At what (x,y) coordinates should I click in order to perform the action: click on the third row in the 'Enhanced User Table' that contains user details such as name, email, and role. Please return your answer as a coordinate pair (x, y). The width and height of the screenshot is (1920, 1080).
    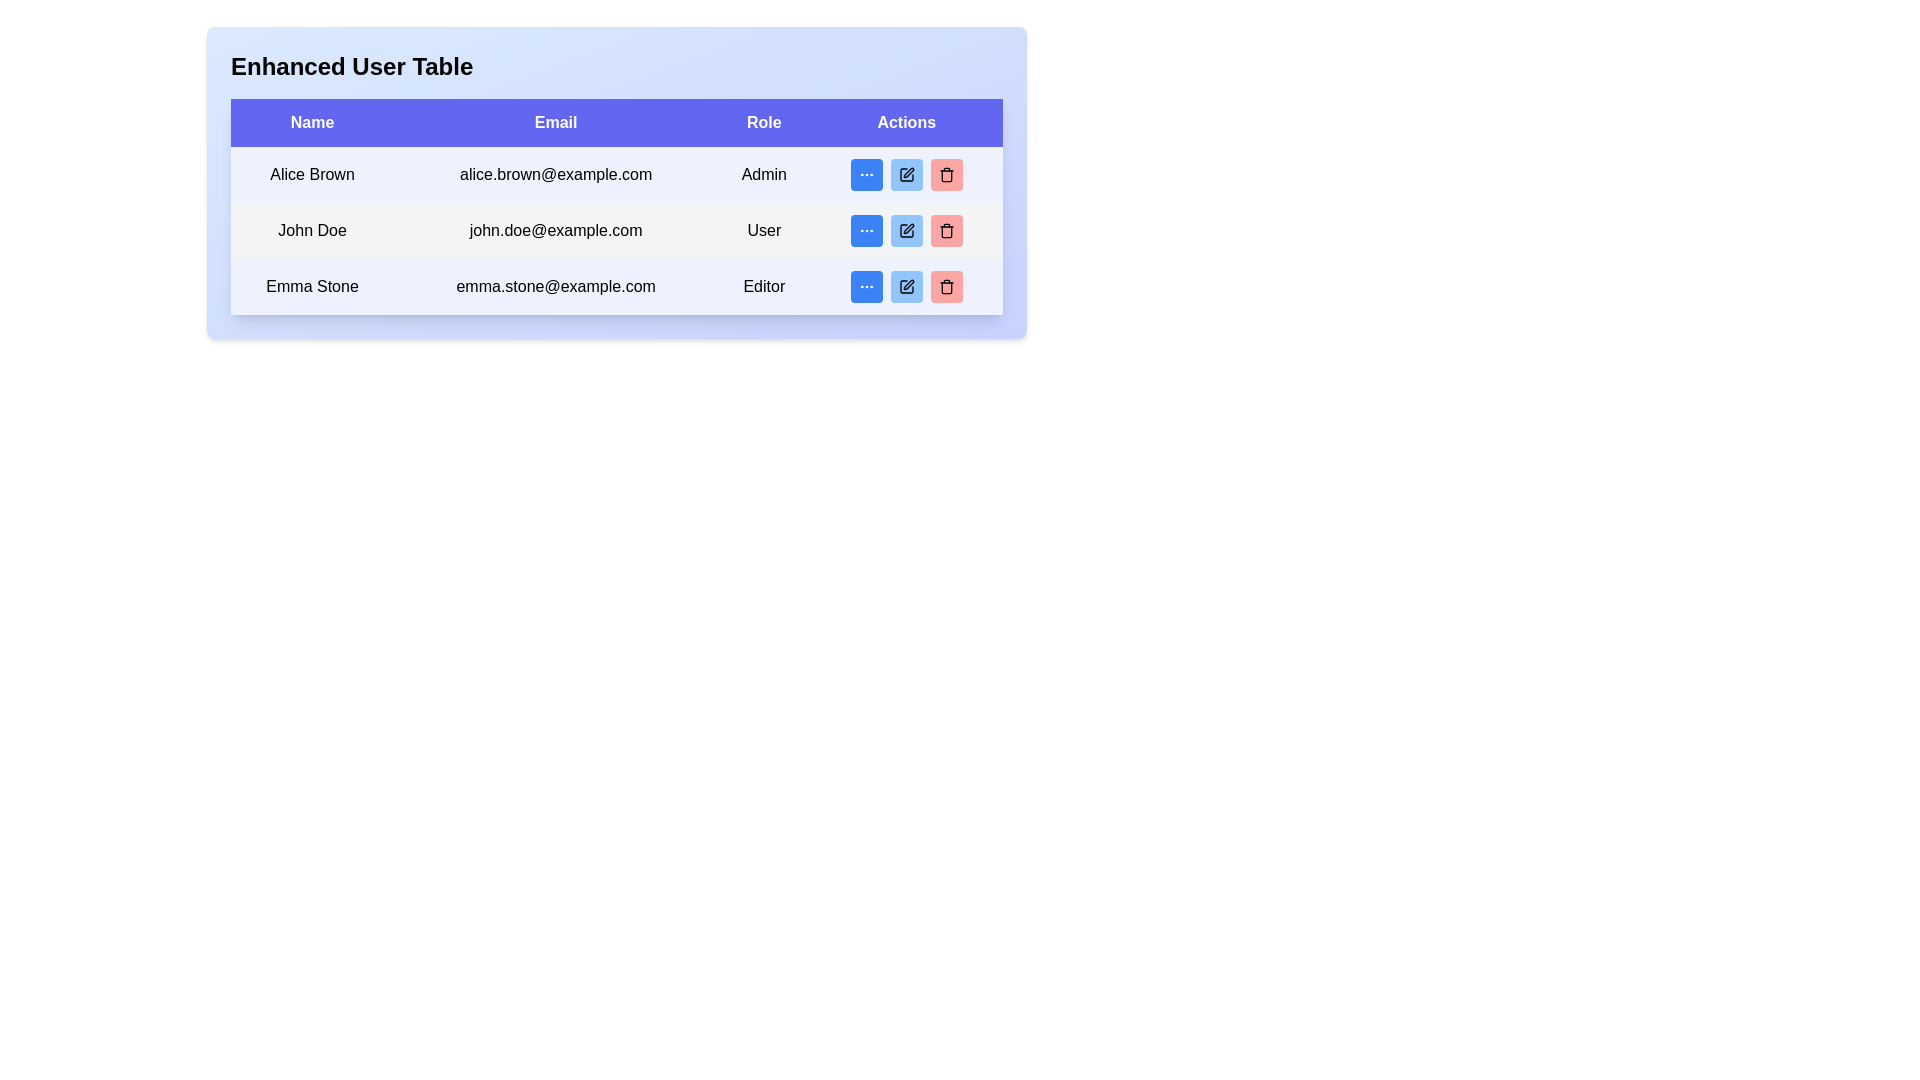
    Looking at the image, I should click on (616, 286).